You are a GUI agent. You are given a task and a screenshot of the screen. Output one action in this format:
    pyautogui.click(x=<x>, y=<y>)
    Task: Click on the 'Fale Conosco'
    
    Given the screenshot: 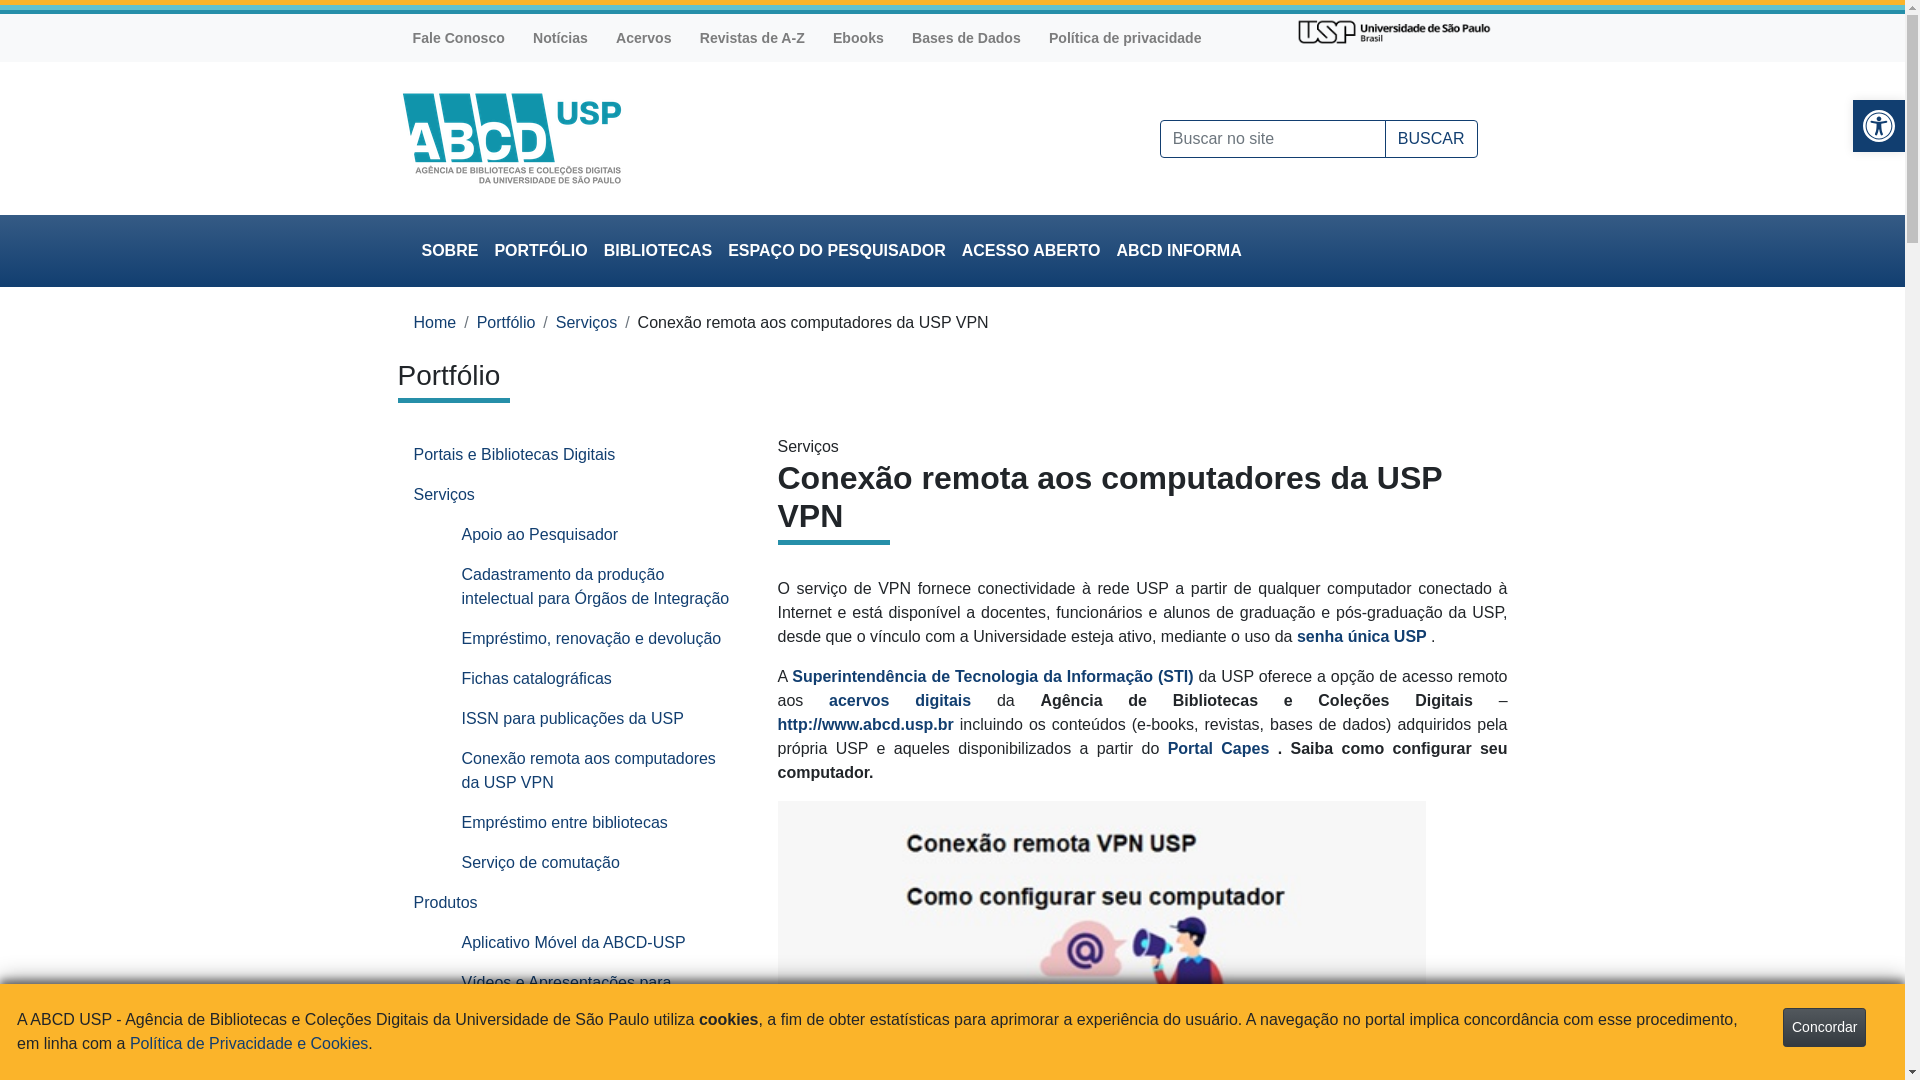 What is the action you would take?
    pyautogui.click(x=456, y=38)
    